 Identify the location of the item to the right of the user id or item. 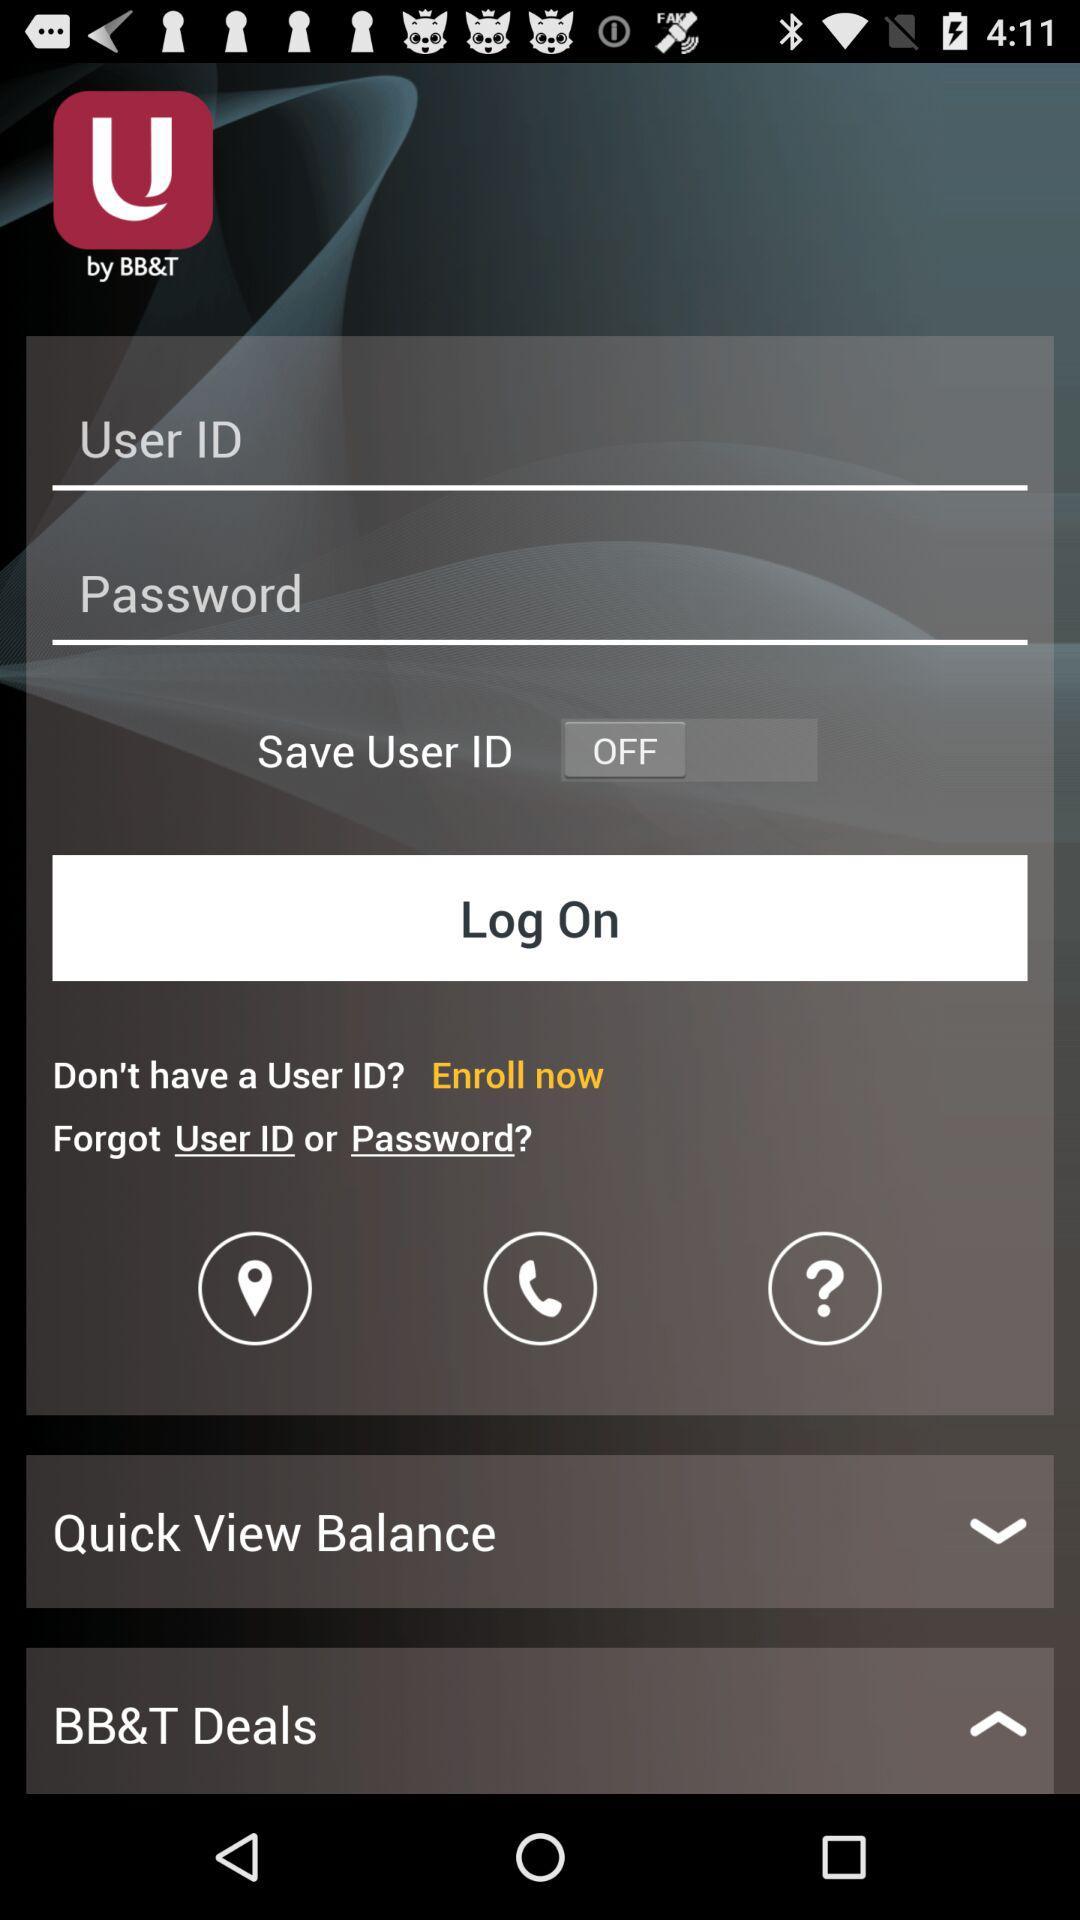
(440, 1137).